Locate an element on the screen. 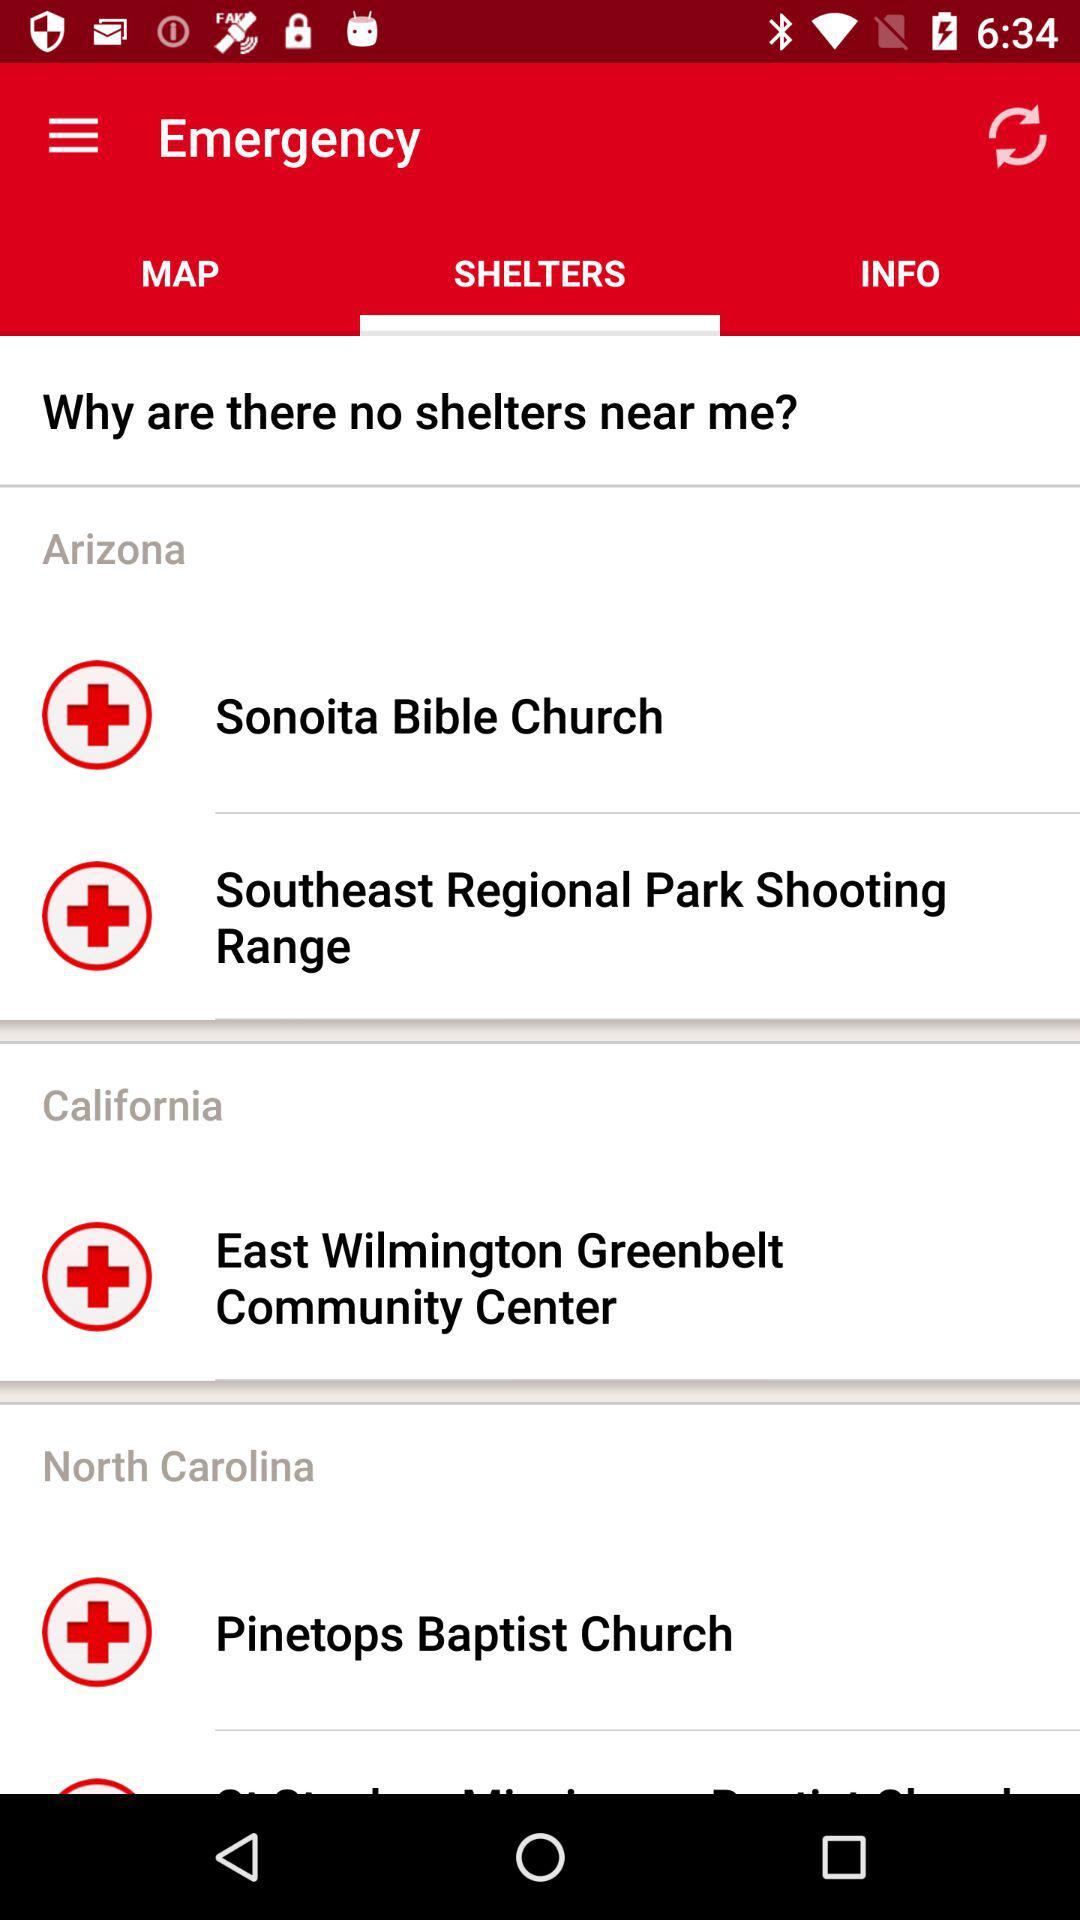 The height and width of the screenshot is (1920, 1080). the item to the left of emergency app is located at coordinates (72, 135).